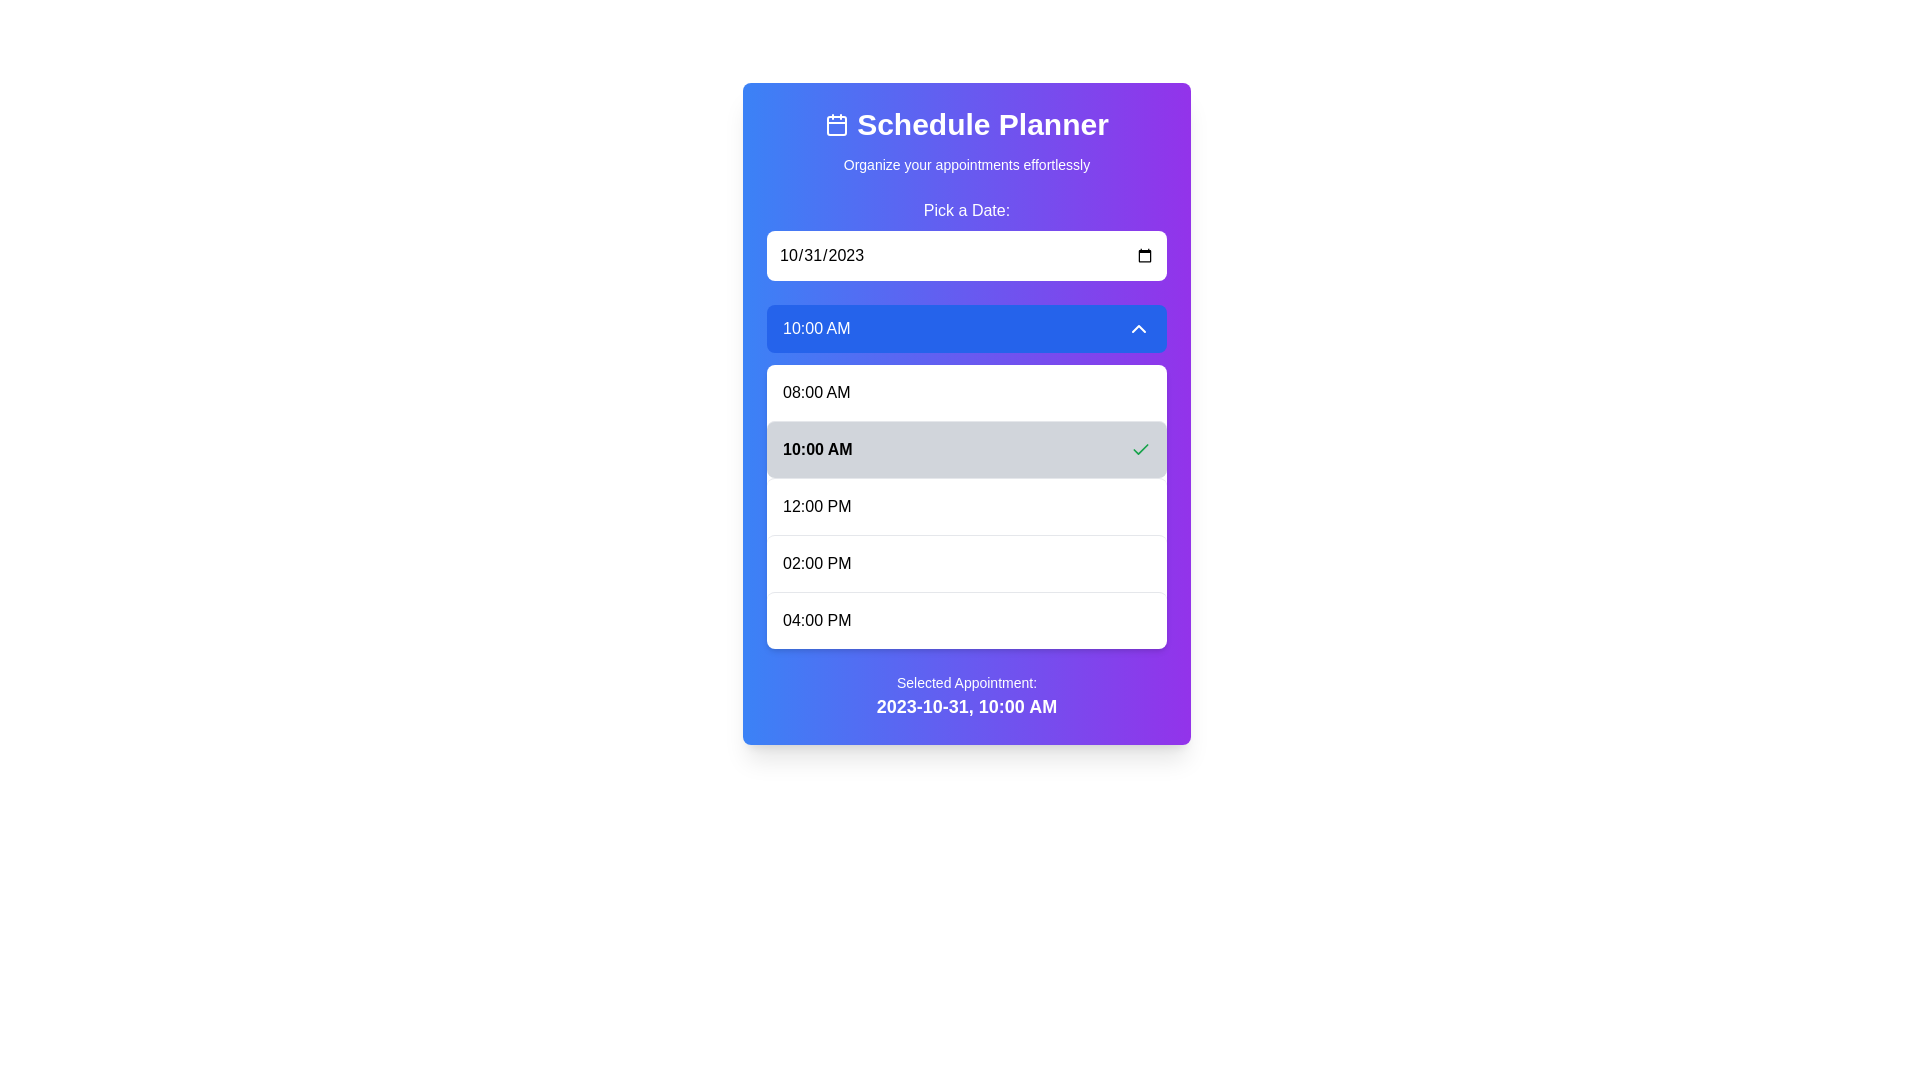 The height and width of the screenshot is (1080, 1920). What do you see at coordinates (966, 124) in the screenshot?
I see `the 'Schedule Planner' heading text that features a calendar icon on its left, styled in bold and large font, positioned centrally in the header section above the subtitle 'Organize your appointments effortlessly'` at bounding box center [966, 124].